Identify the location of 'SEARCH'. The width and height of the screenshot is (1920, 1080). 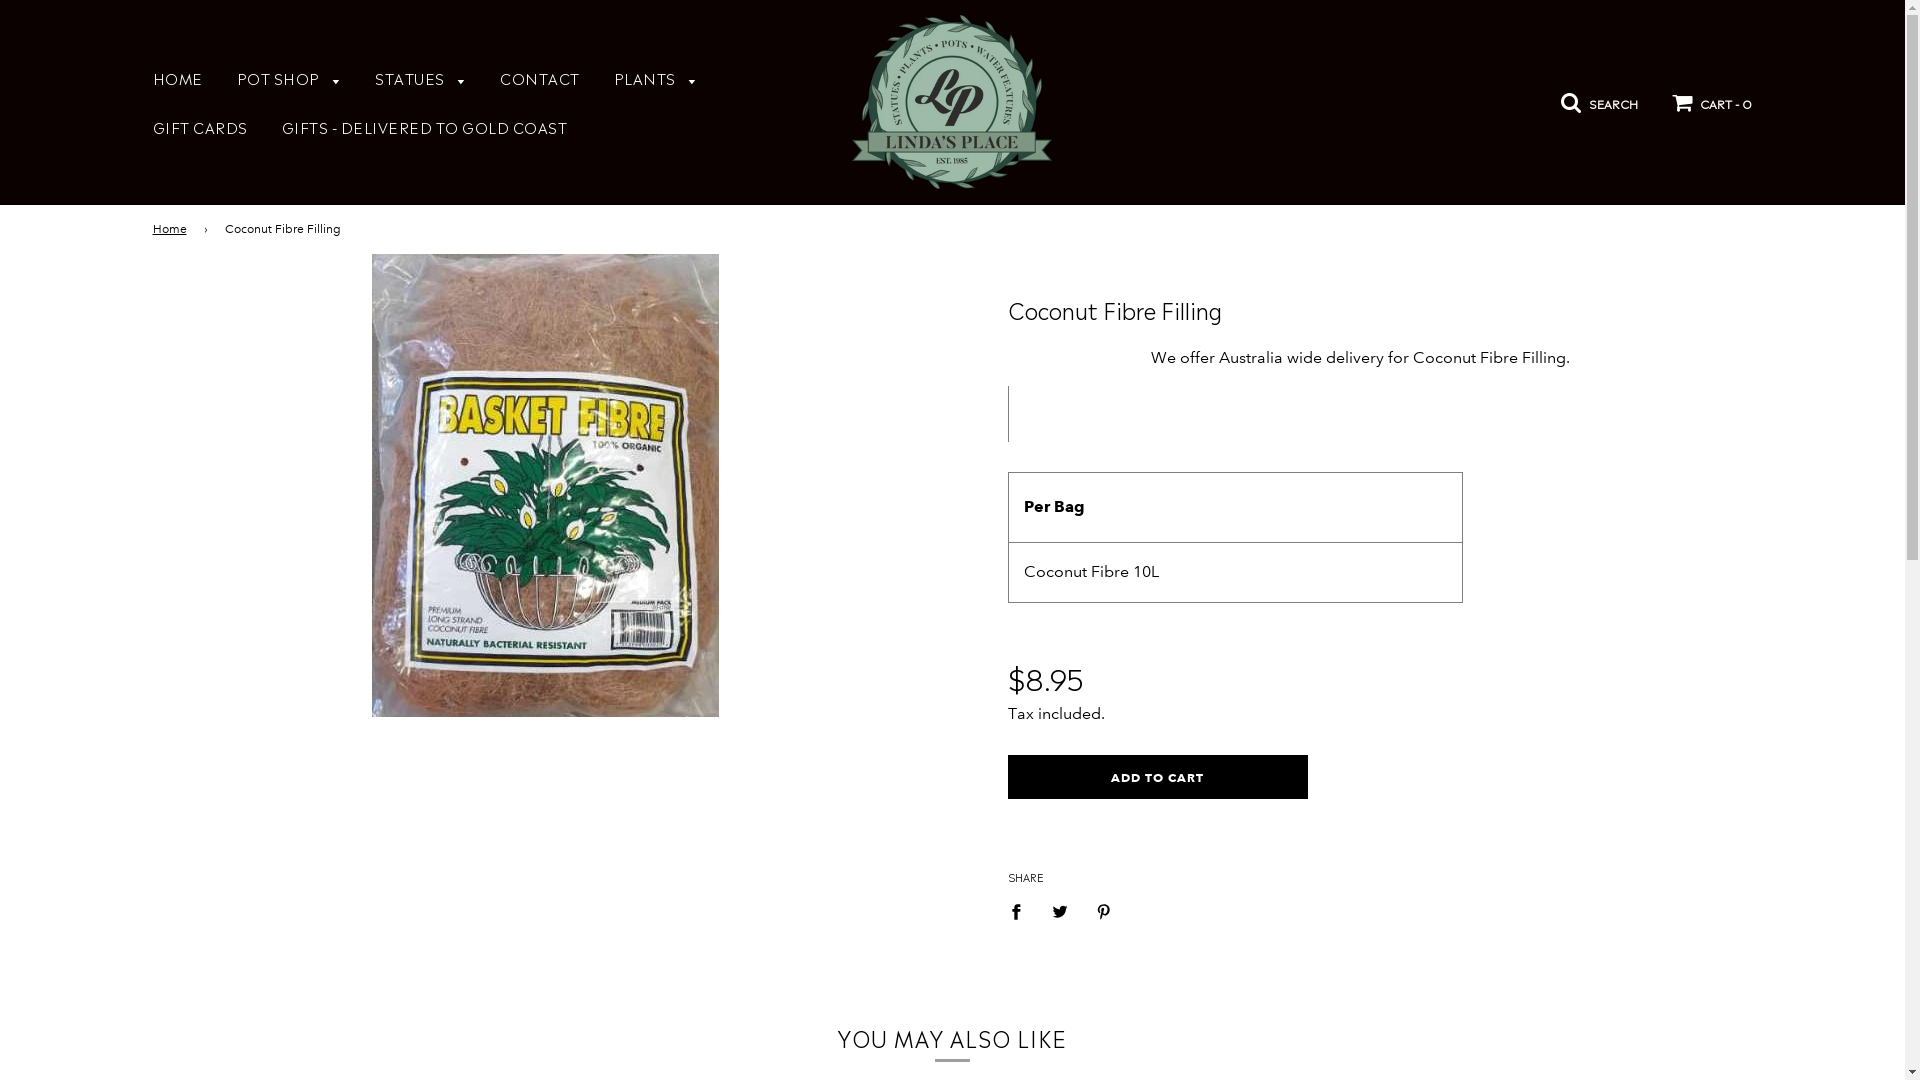
(1559, 99).